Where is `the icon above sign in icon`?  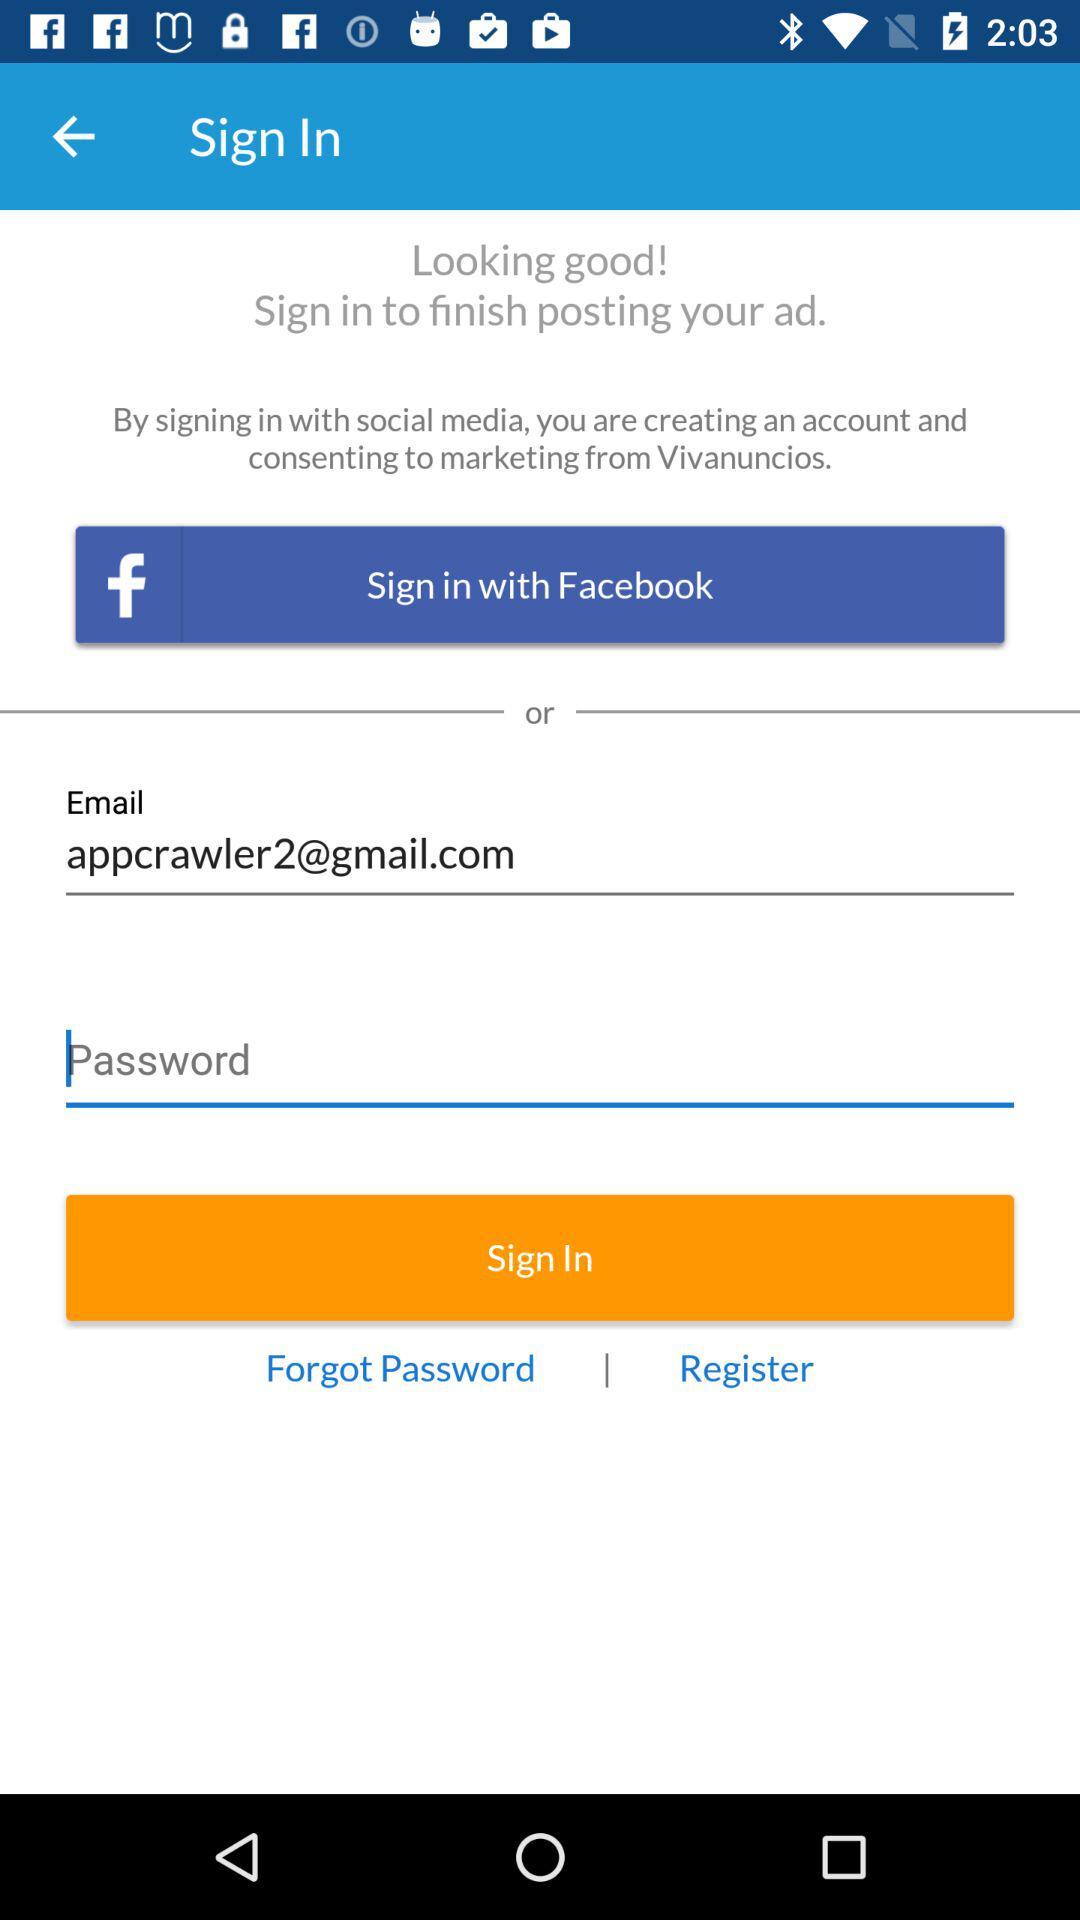
the icon above sign in icon is located at coordinates (540, 1049).